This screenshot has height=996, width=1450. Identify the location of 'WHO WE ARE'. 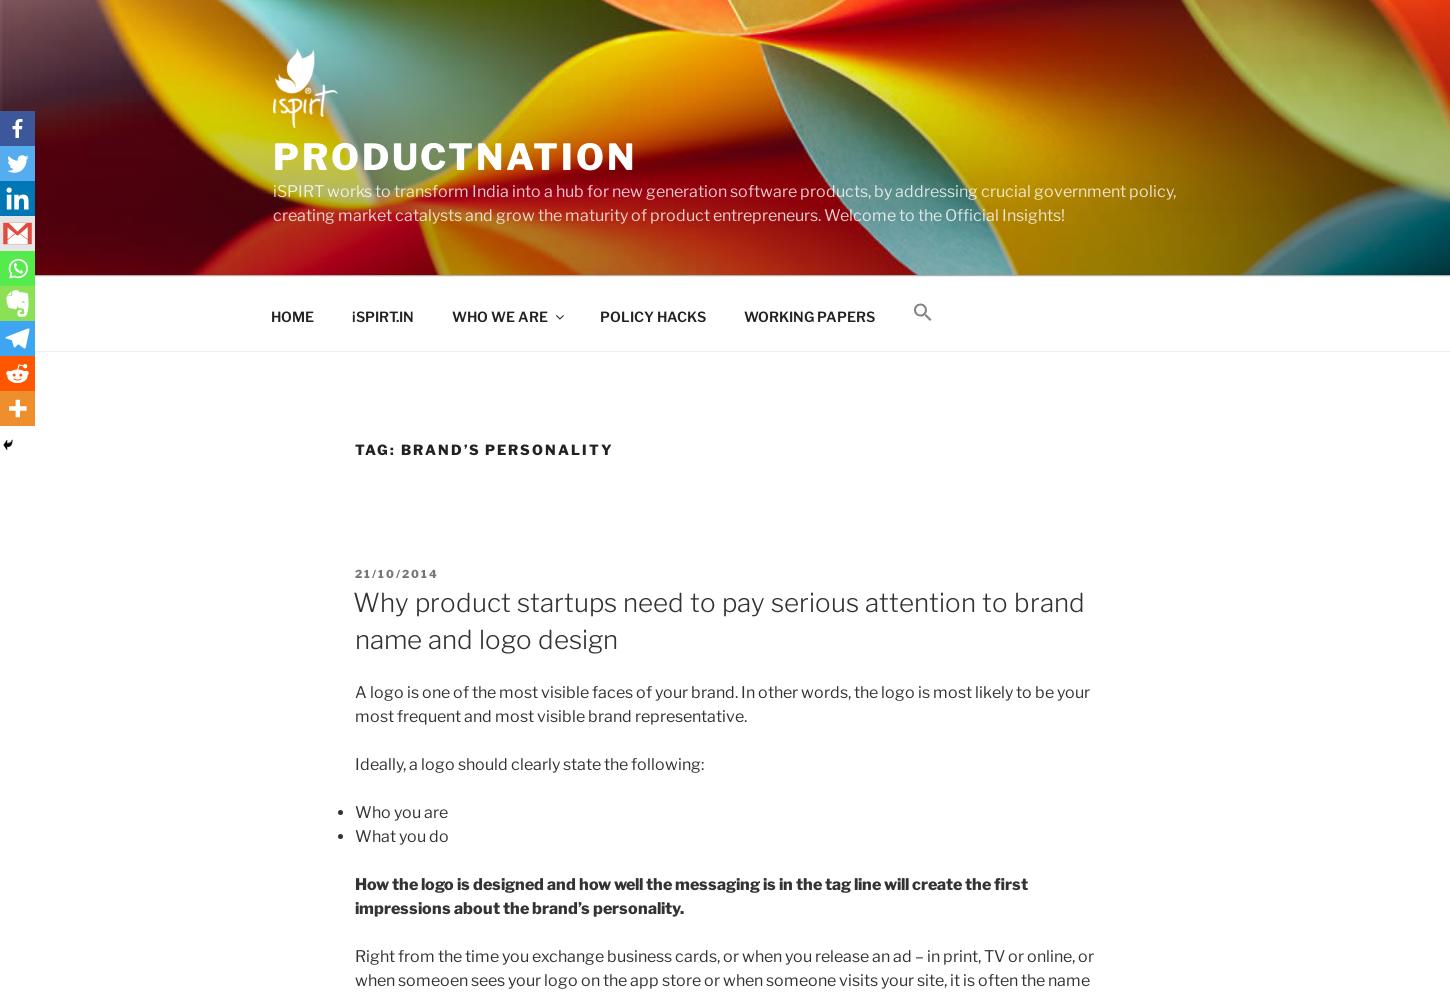
(498, 314).